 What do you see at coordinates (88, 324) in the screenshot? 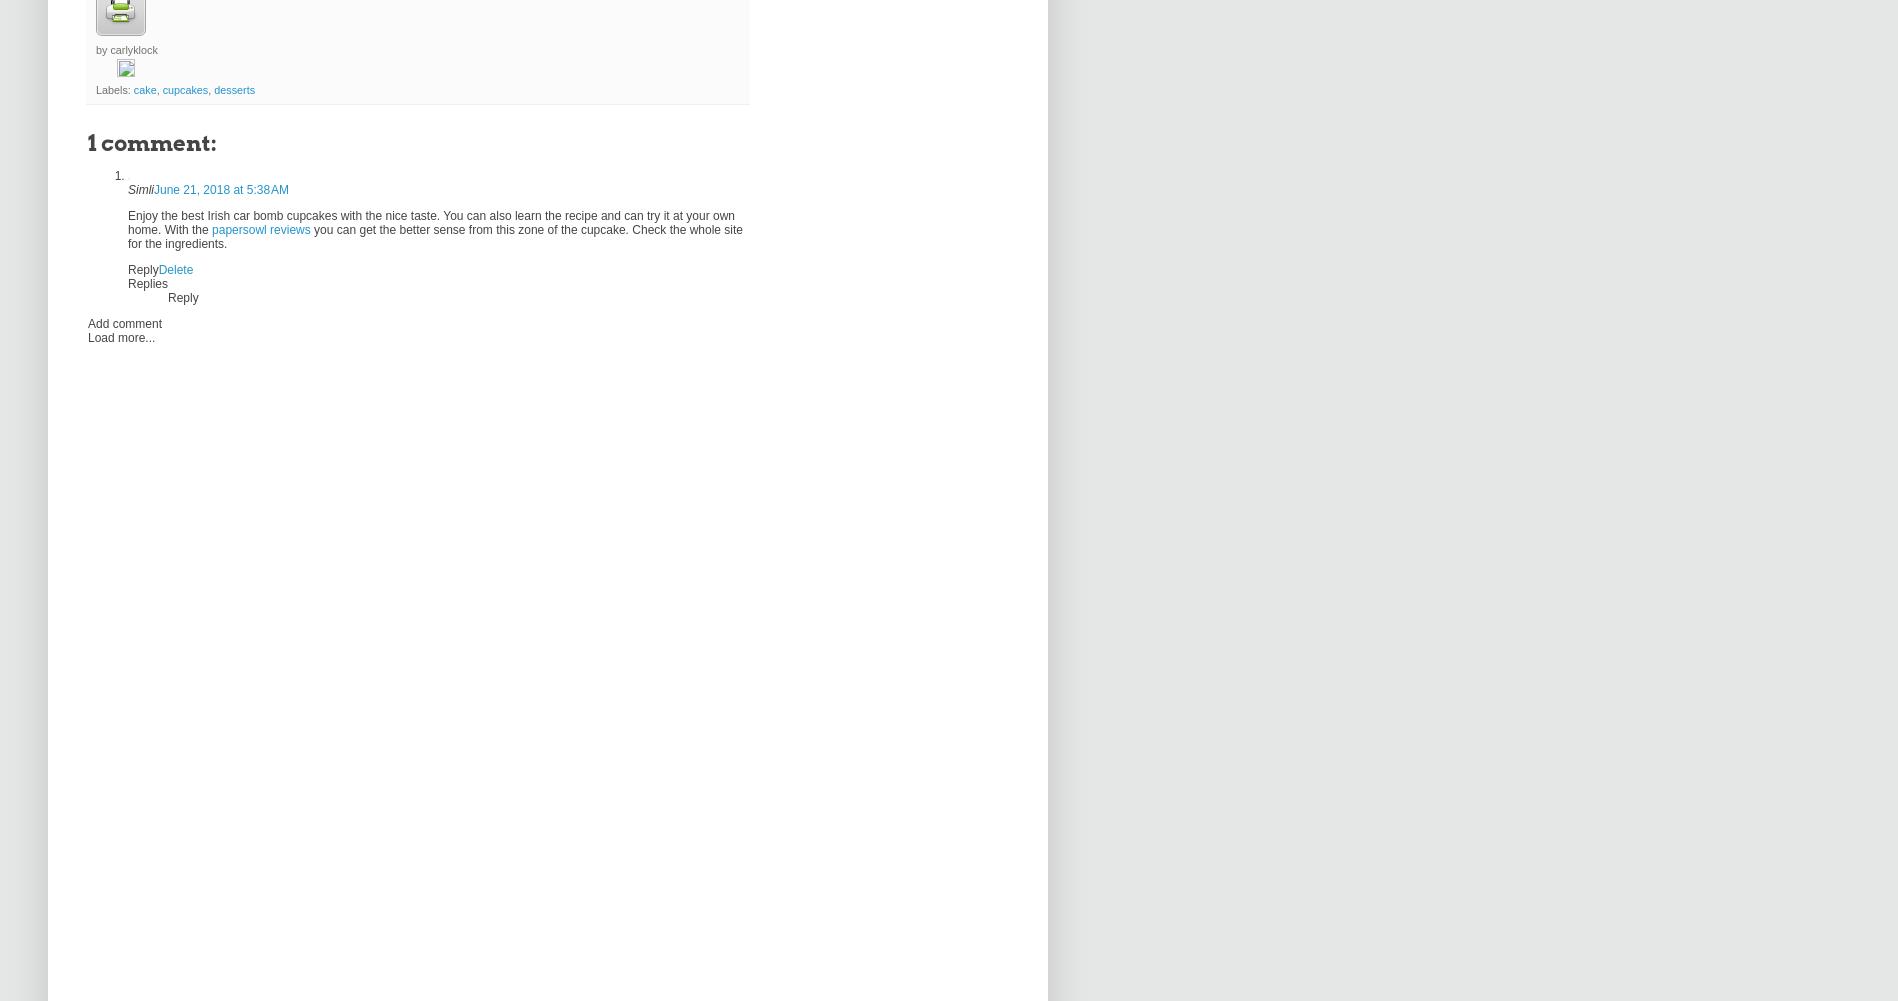
I see `'Add comment'` at bounding box center [88, 324].